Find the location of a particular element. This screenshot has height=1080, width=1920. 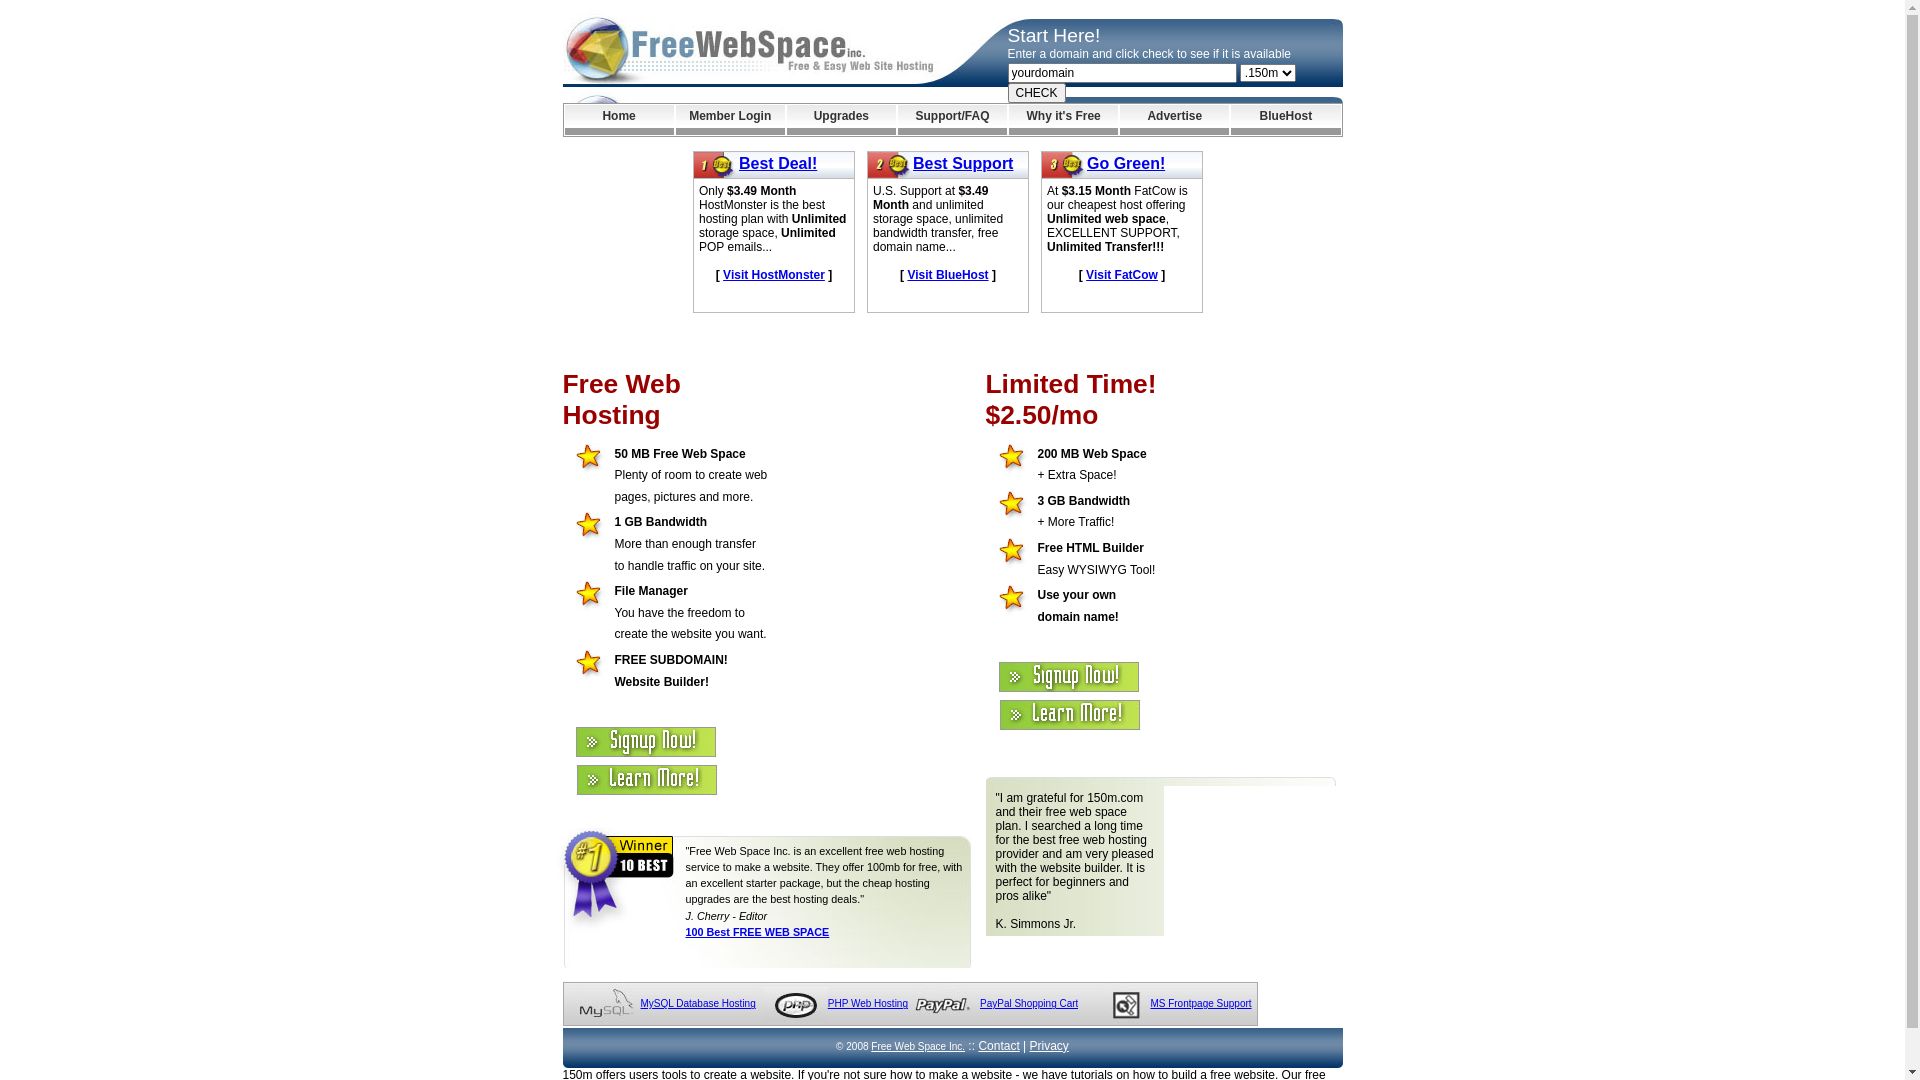

'PHP Web Hosting' is located at coordinates (828, 1003).